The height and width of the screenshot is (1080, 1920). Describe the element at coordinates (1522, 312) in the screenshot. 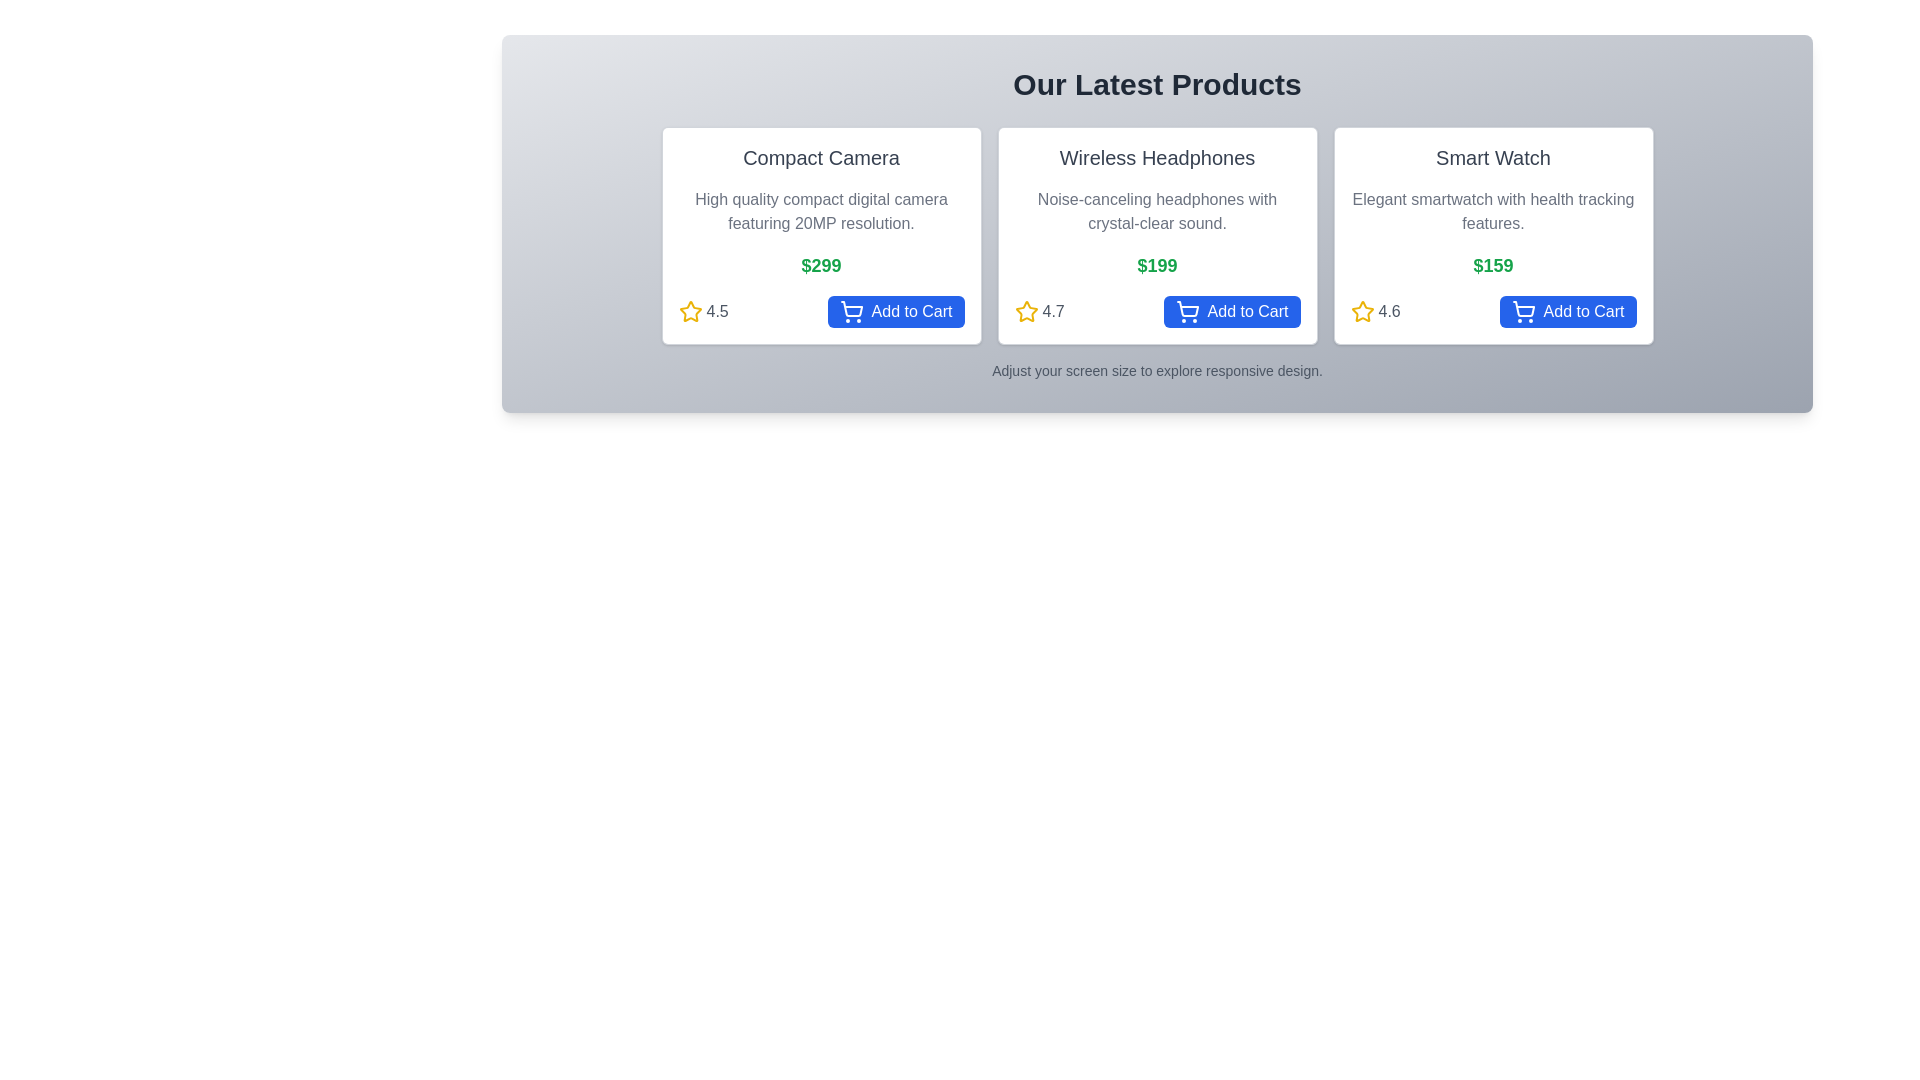

I see `the shopping cart icon located in the second card under the 'Add to Cart' label of the 'Smart Watch' product card, which is the rightmost card in a horizontal row of product cards` at that location.